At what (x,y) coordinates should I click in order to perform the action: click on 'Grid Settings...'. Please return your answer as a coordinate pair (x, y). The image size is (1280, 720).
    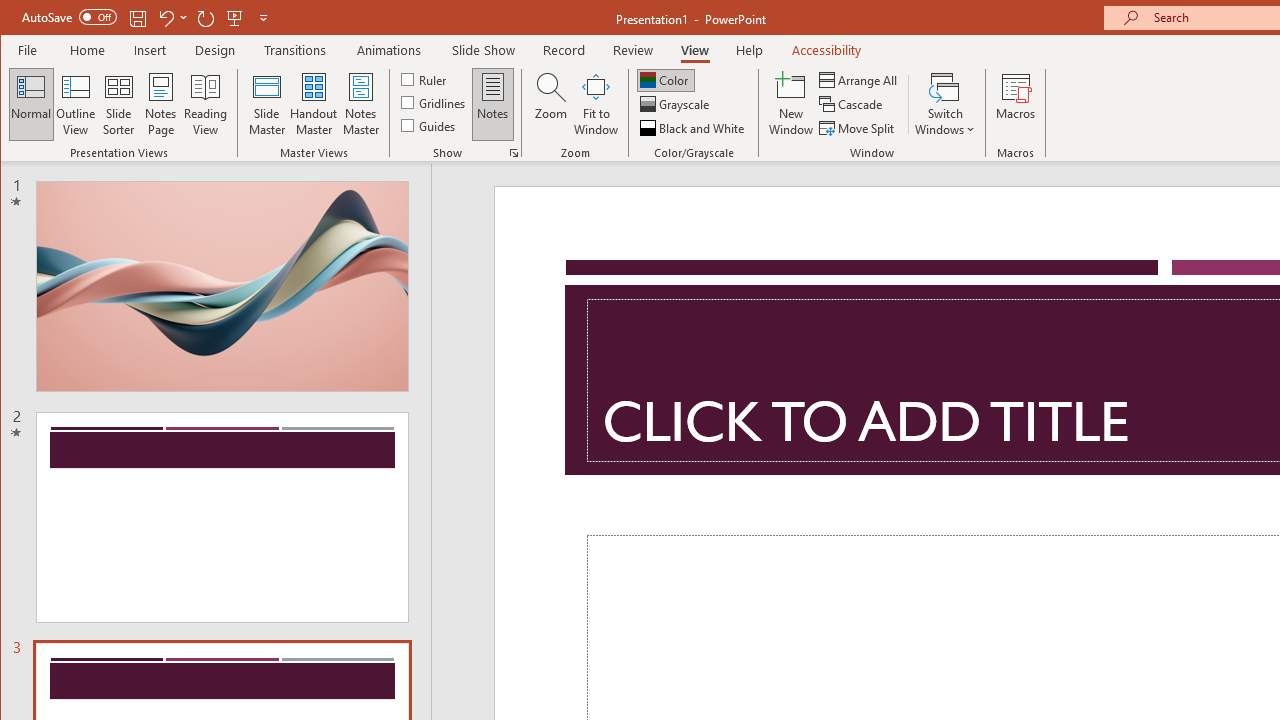
    Looking at the image, I should click on (513, 152).